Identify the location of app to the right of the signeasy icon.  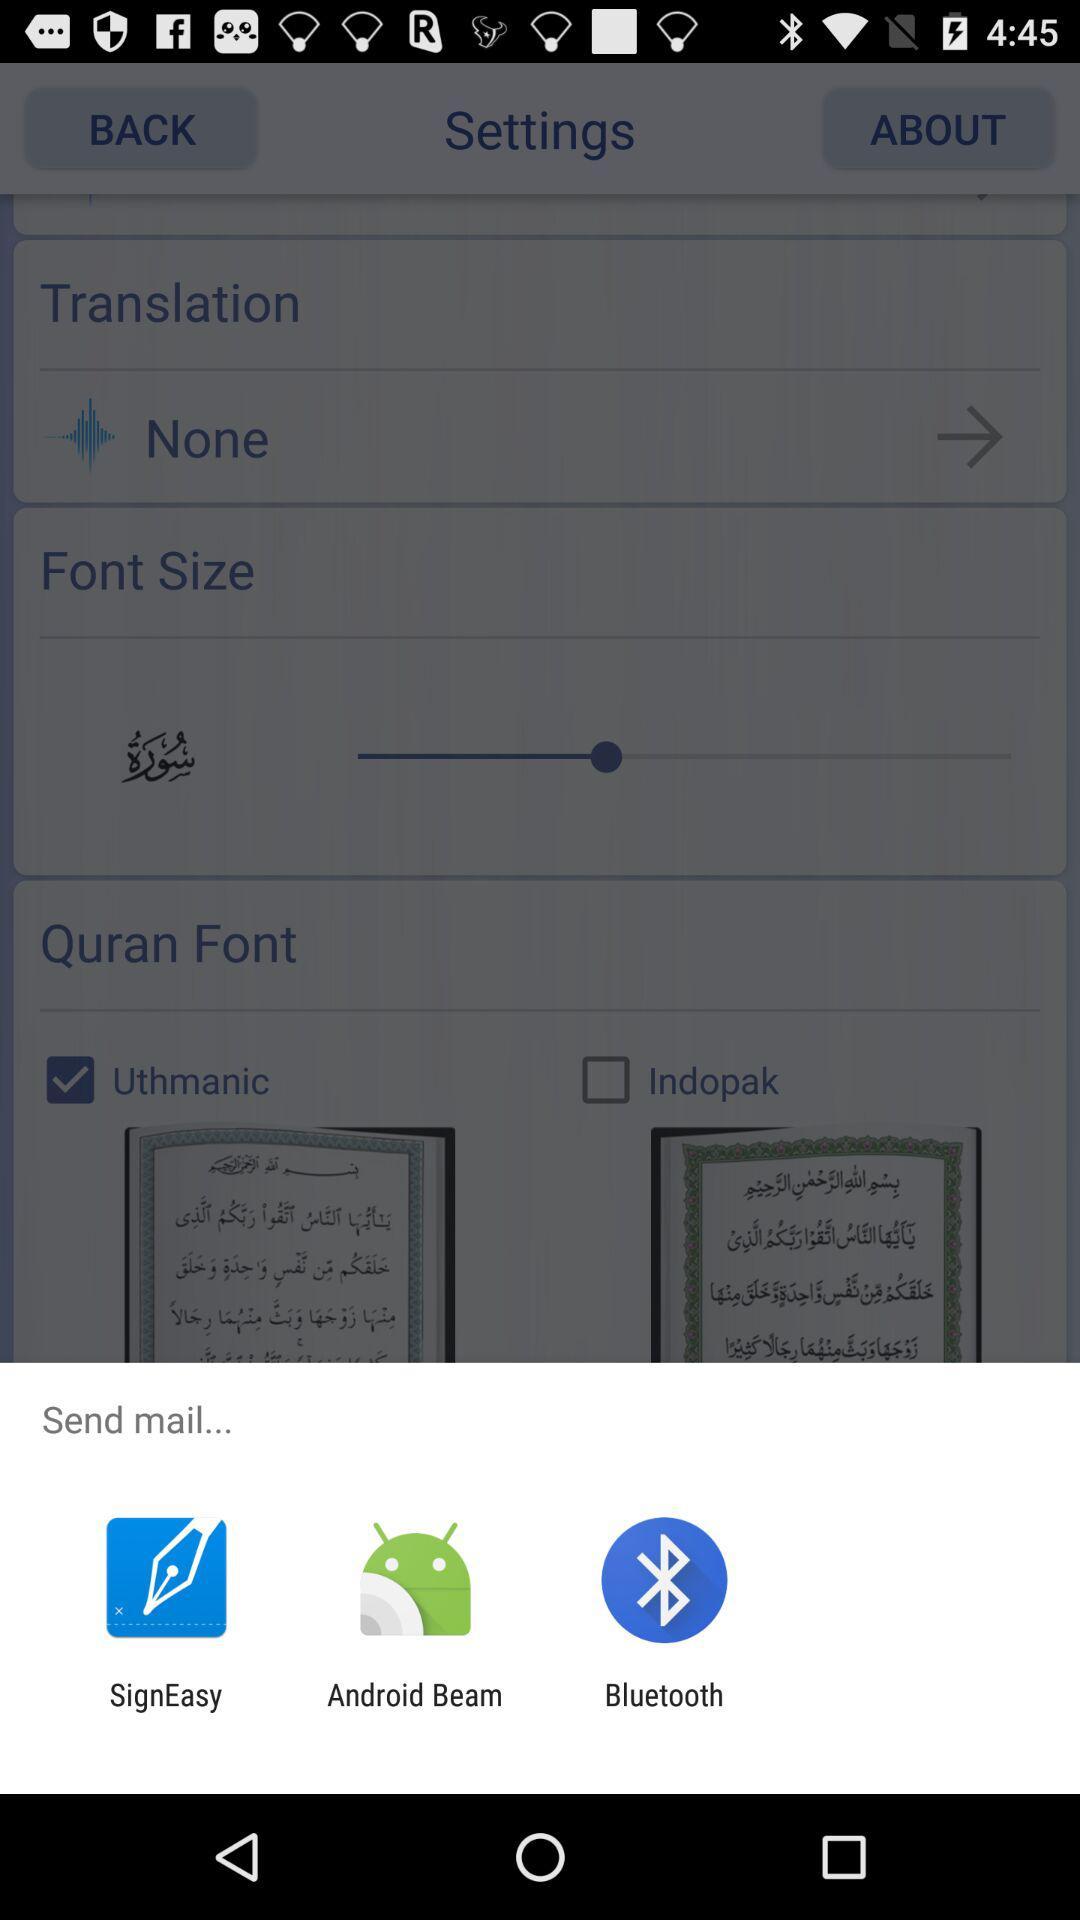
(414, 1711).